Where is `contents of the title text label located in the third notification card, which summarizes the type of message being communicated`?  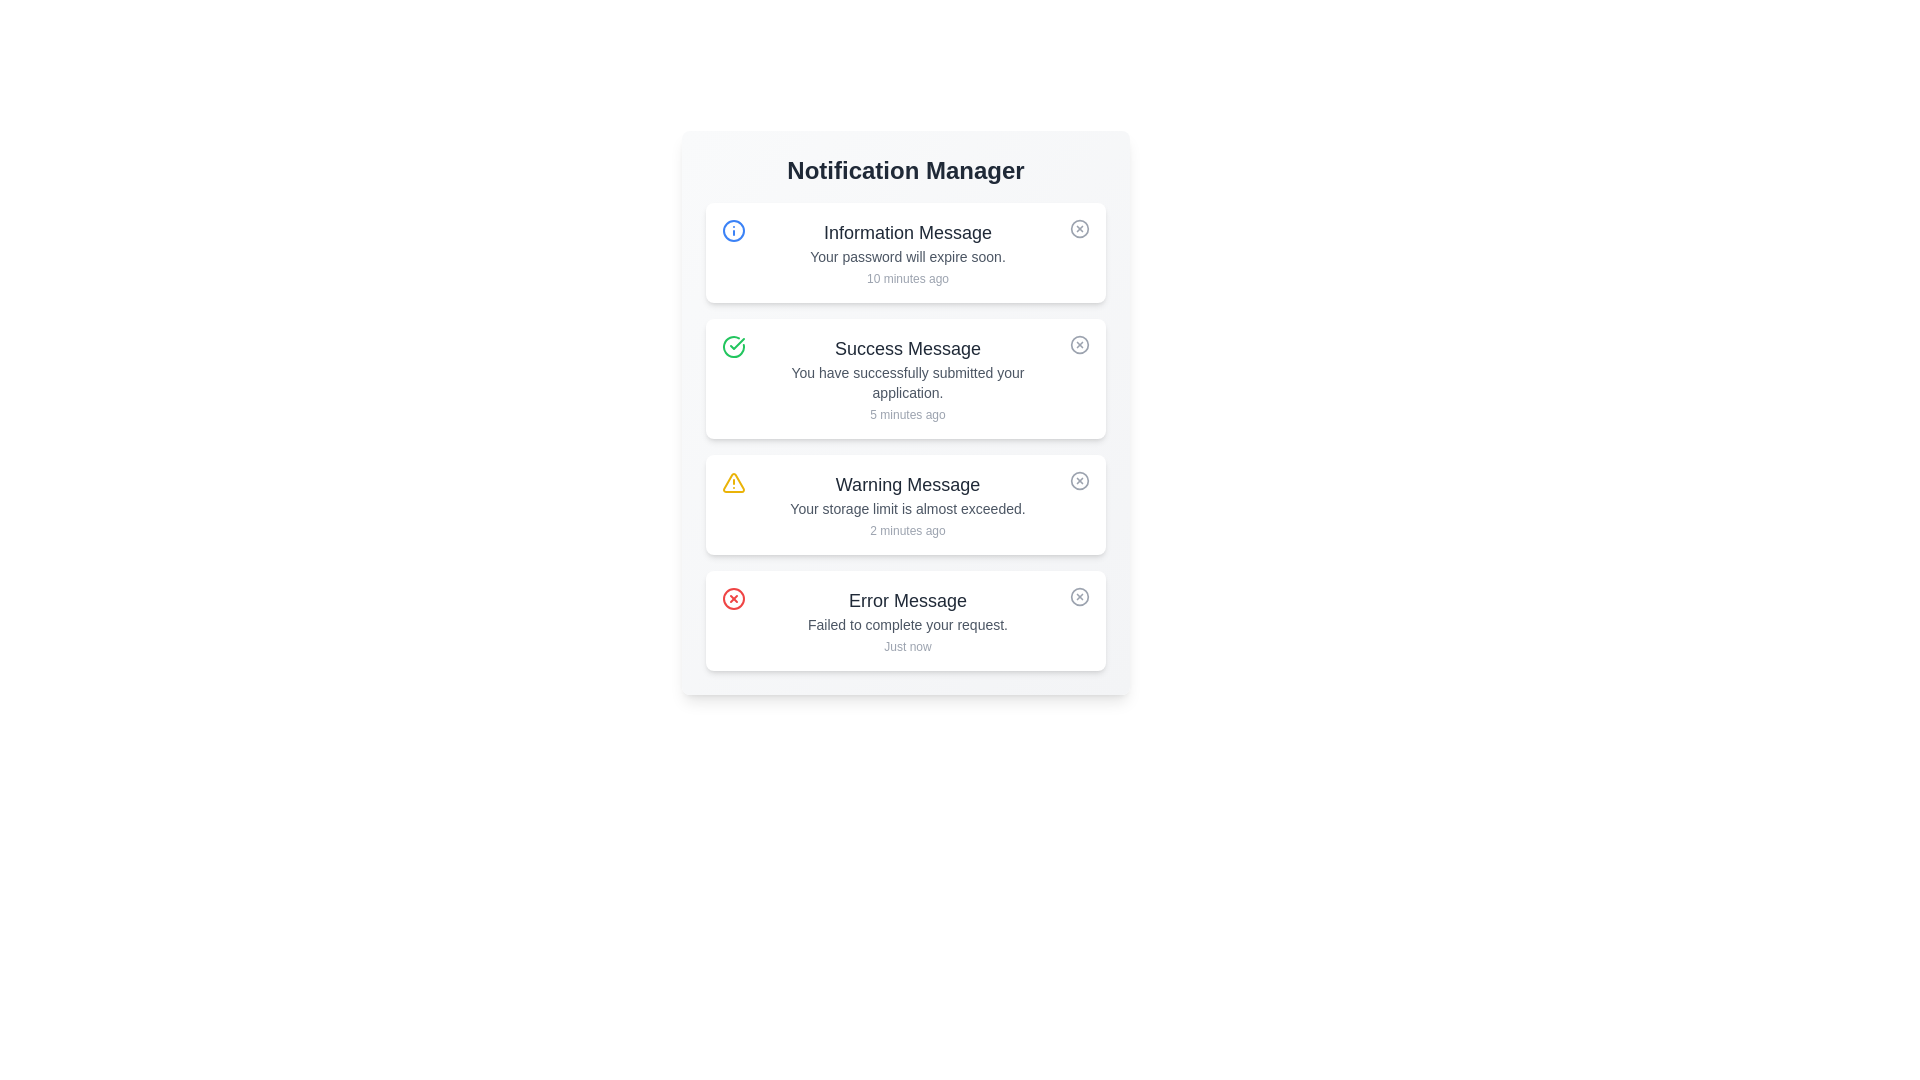 contents of the title text label located in the third notification card, which summarizes the type of message being communicated is located at coordinates (906, 485).